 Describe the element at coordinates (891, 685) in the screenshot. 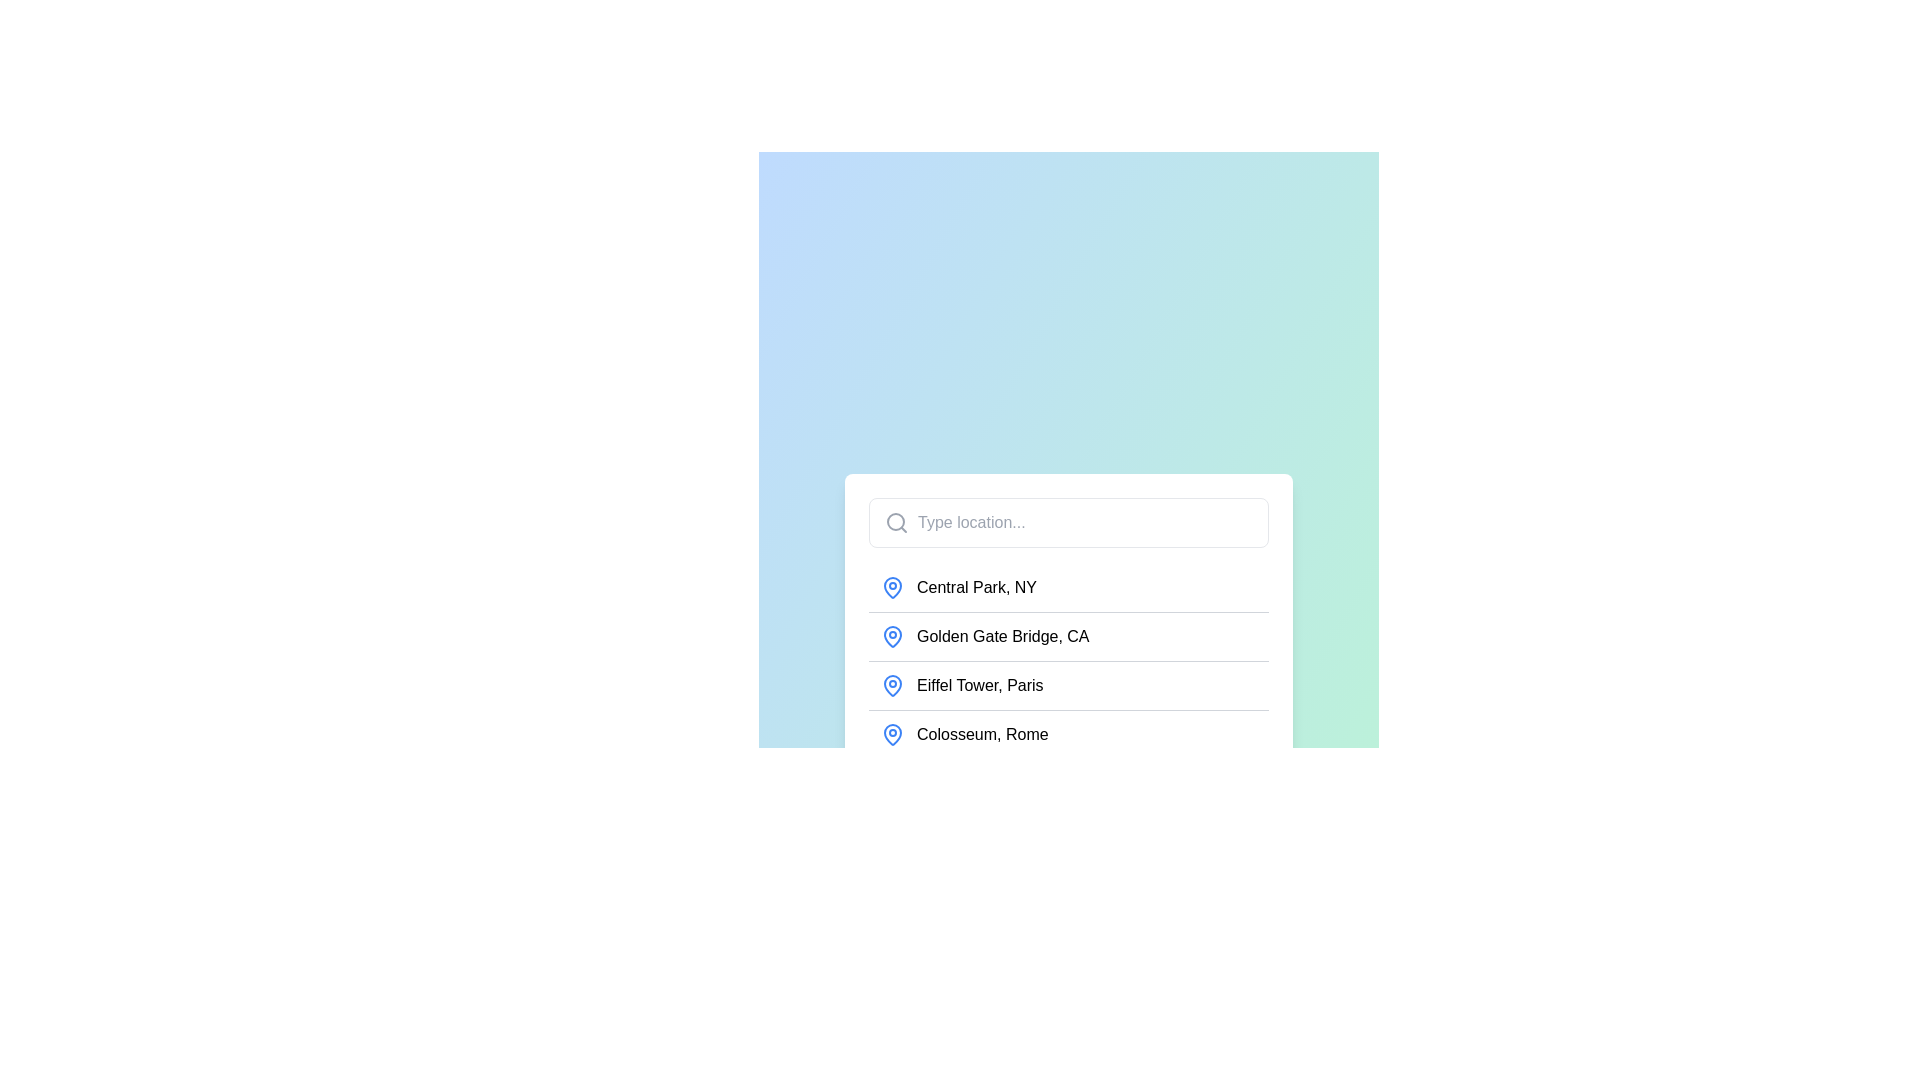

I see `the blue map pin icon located to the left of the text 'Eiffel Tower, Paris'` at that location.